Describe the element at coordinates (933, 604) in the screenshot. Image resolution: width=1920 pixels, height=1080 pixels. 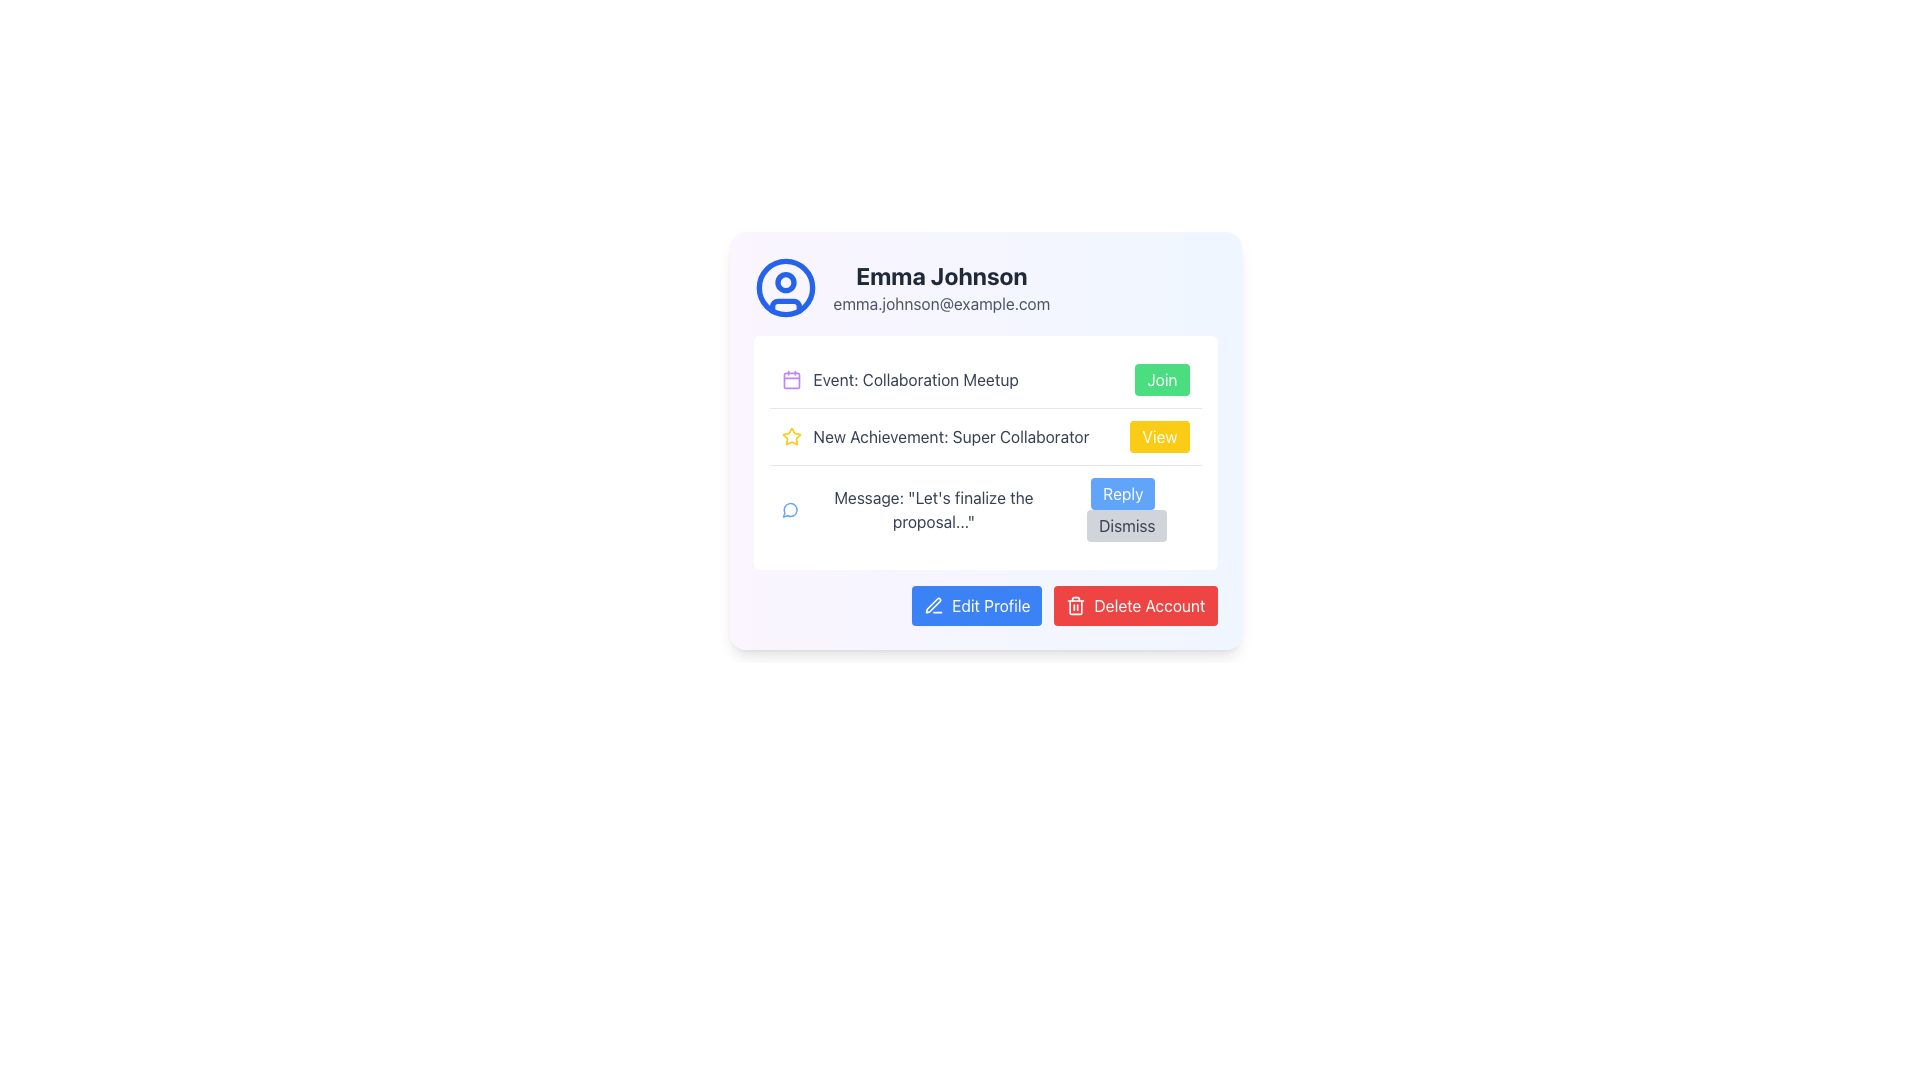
I see `the pen-like icon located within the blue rectangular 'Edit Profile' button at the bottom-left of the interface` at that location.